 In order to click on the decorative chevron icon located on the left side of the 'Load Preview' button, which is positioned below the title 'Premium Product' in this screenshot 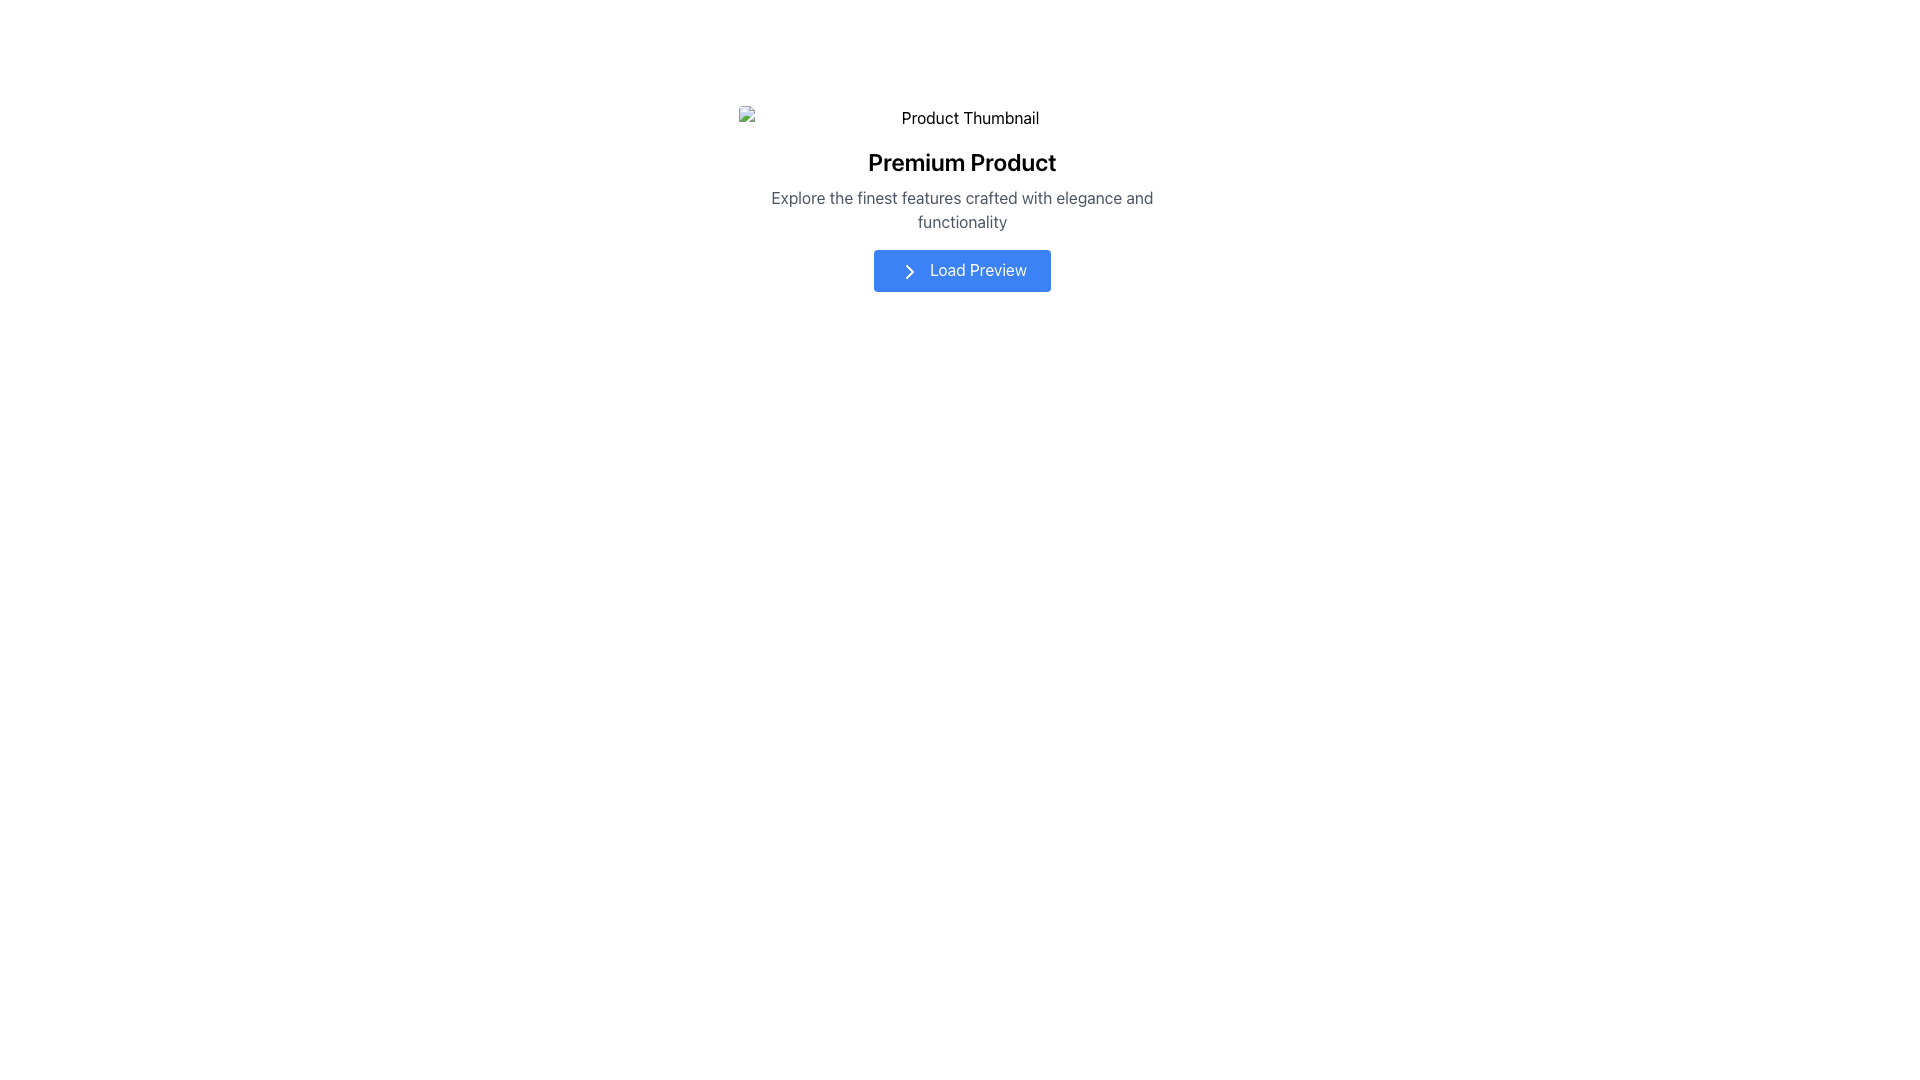, I will do `click(909, 271)`.